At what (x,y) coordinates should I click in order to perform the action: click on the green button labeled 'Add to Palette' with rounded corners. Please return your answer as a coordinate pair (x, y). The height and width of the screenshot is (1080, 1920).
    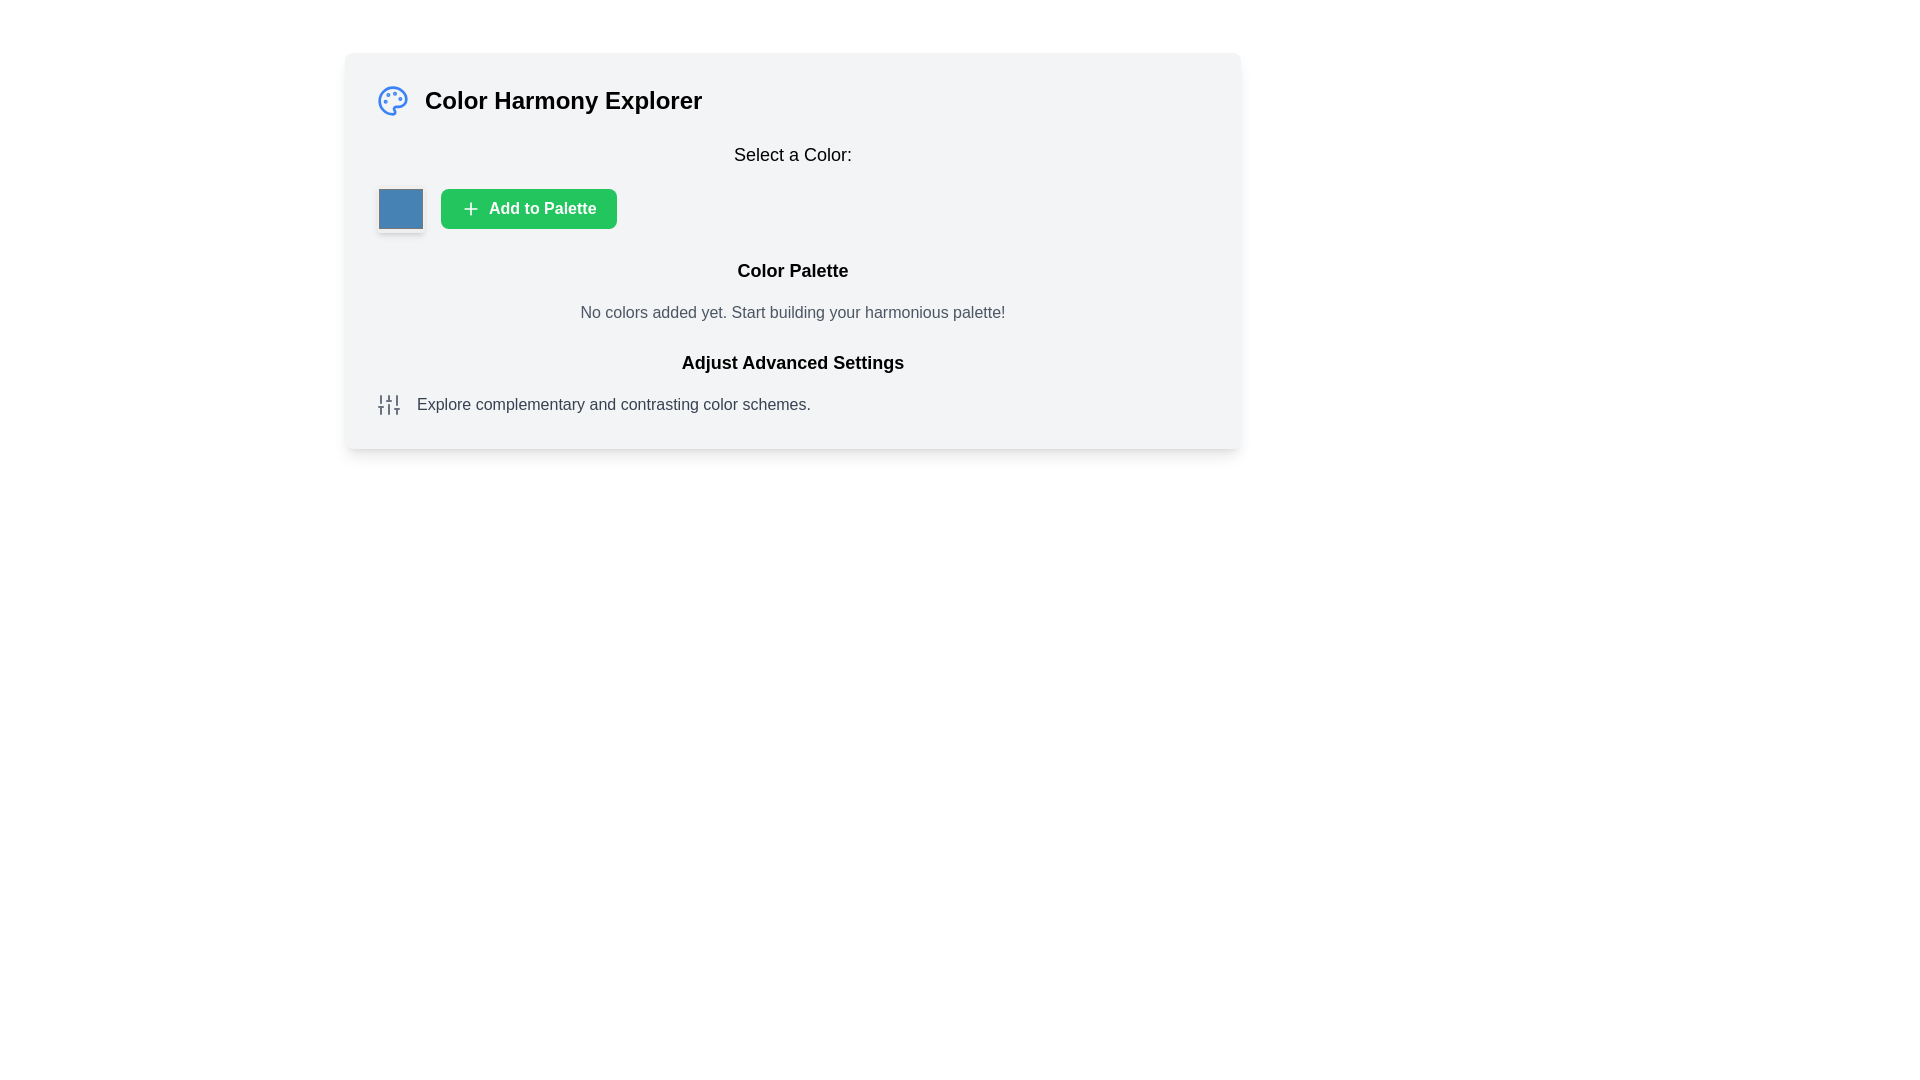
    Looking at the image, I should click on (528, 208).